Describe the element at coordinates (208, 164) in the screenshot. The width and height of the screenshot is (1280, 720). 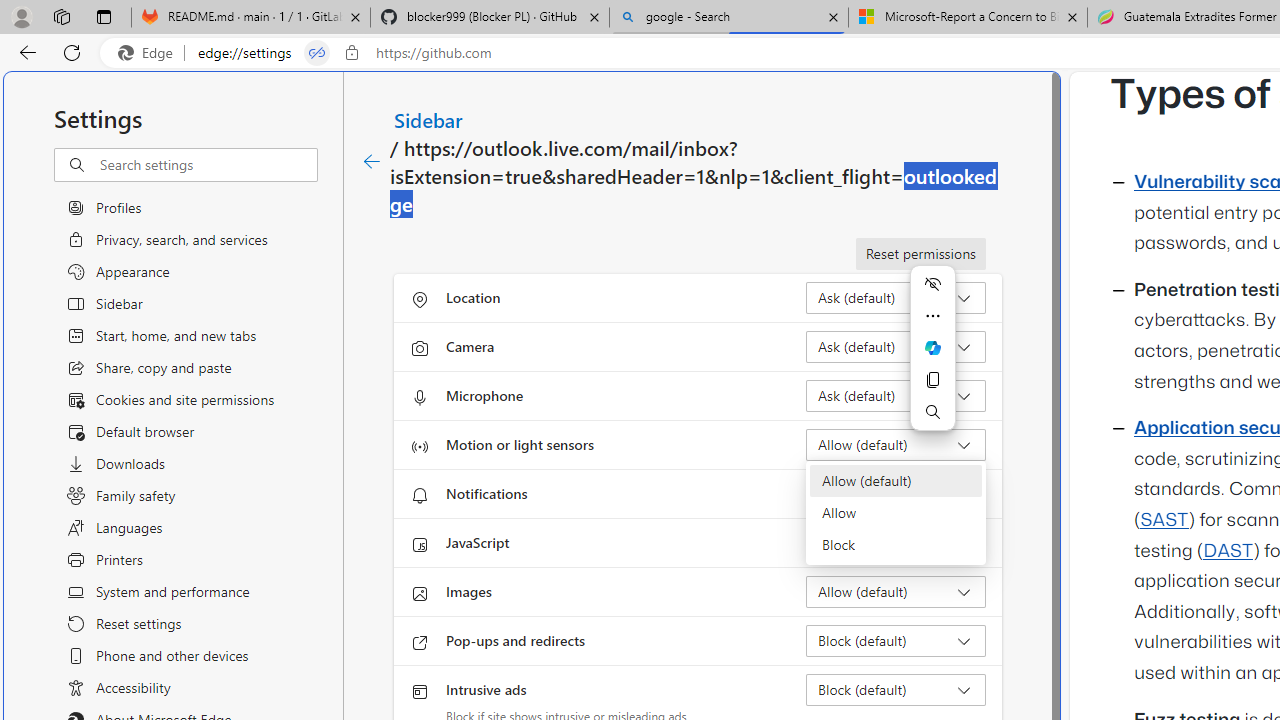
I see `'Search settings'` at that location.